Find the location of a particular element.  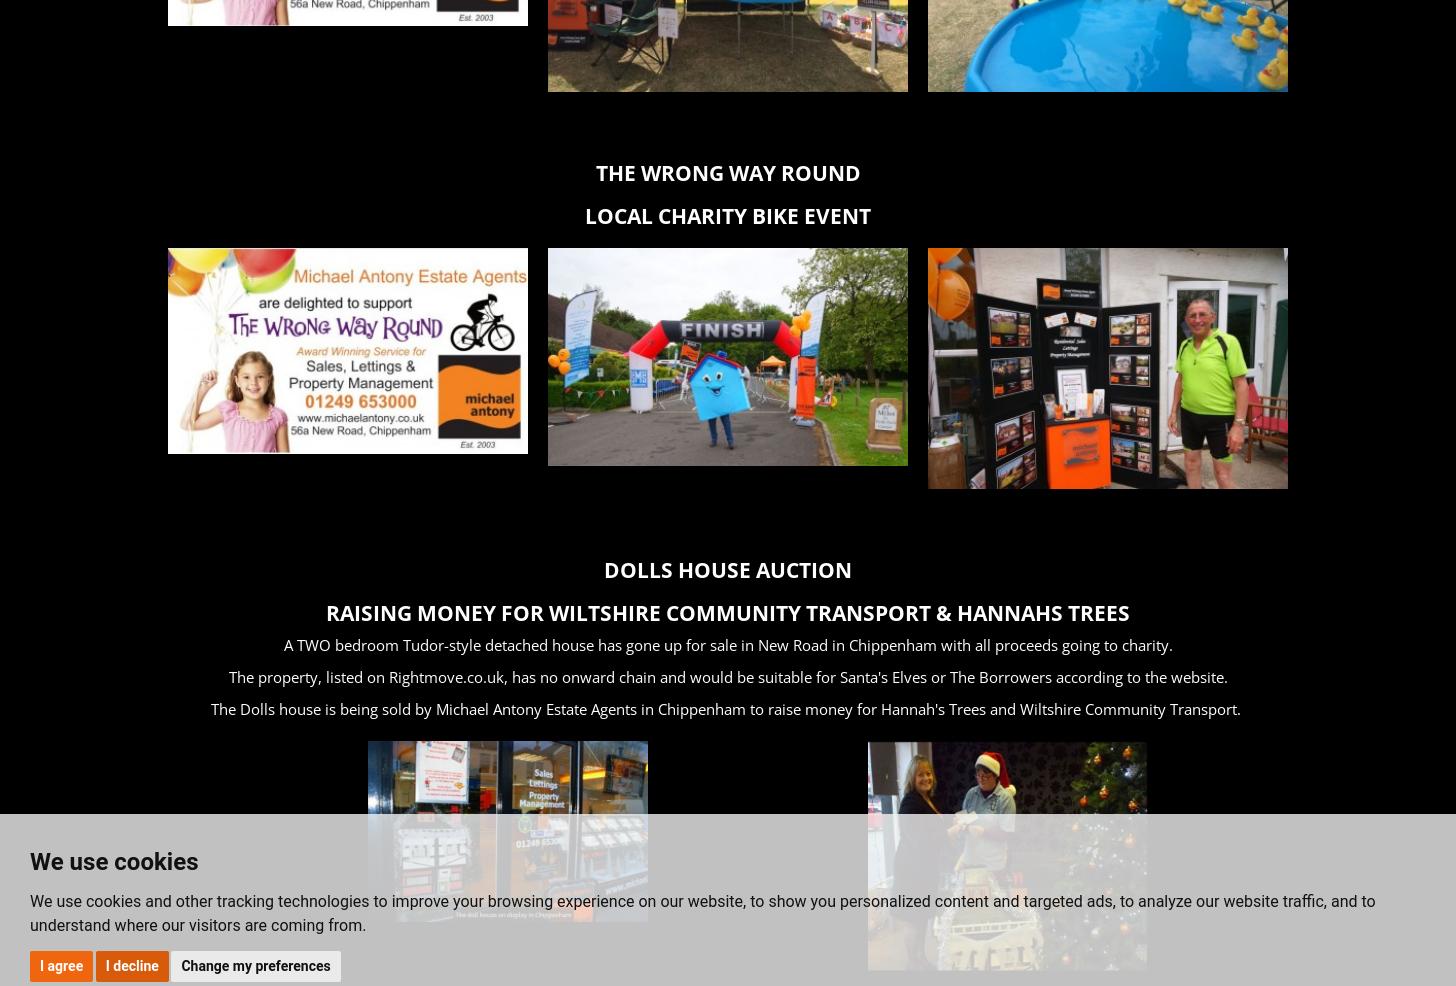

'We use cookies' is located at coordinates (114, 860).